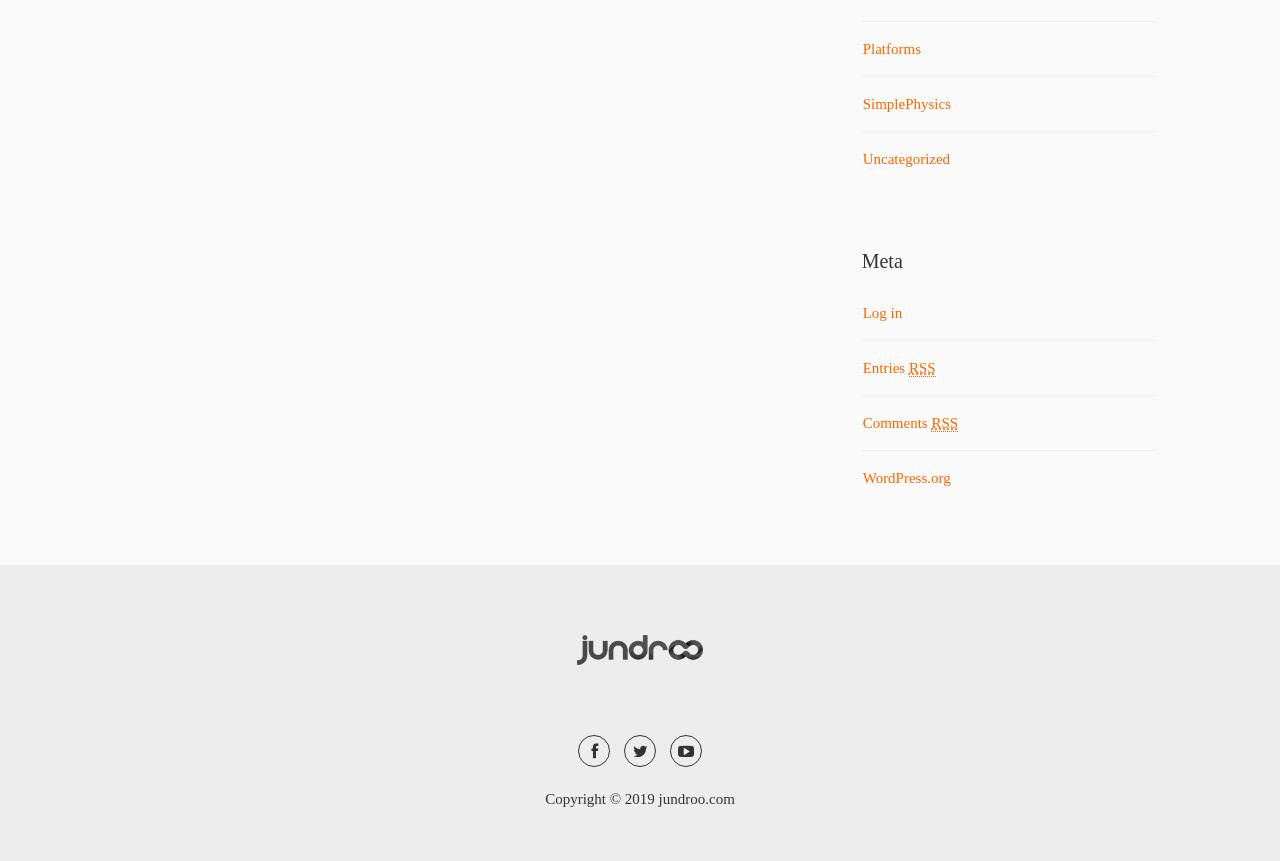 This screenshot has height=861, width=1280. Describe the element at coordinates (904, 477) in the screenshot. I see `'WordPress.org'` at that location.